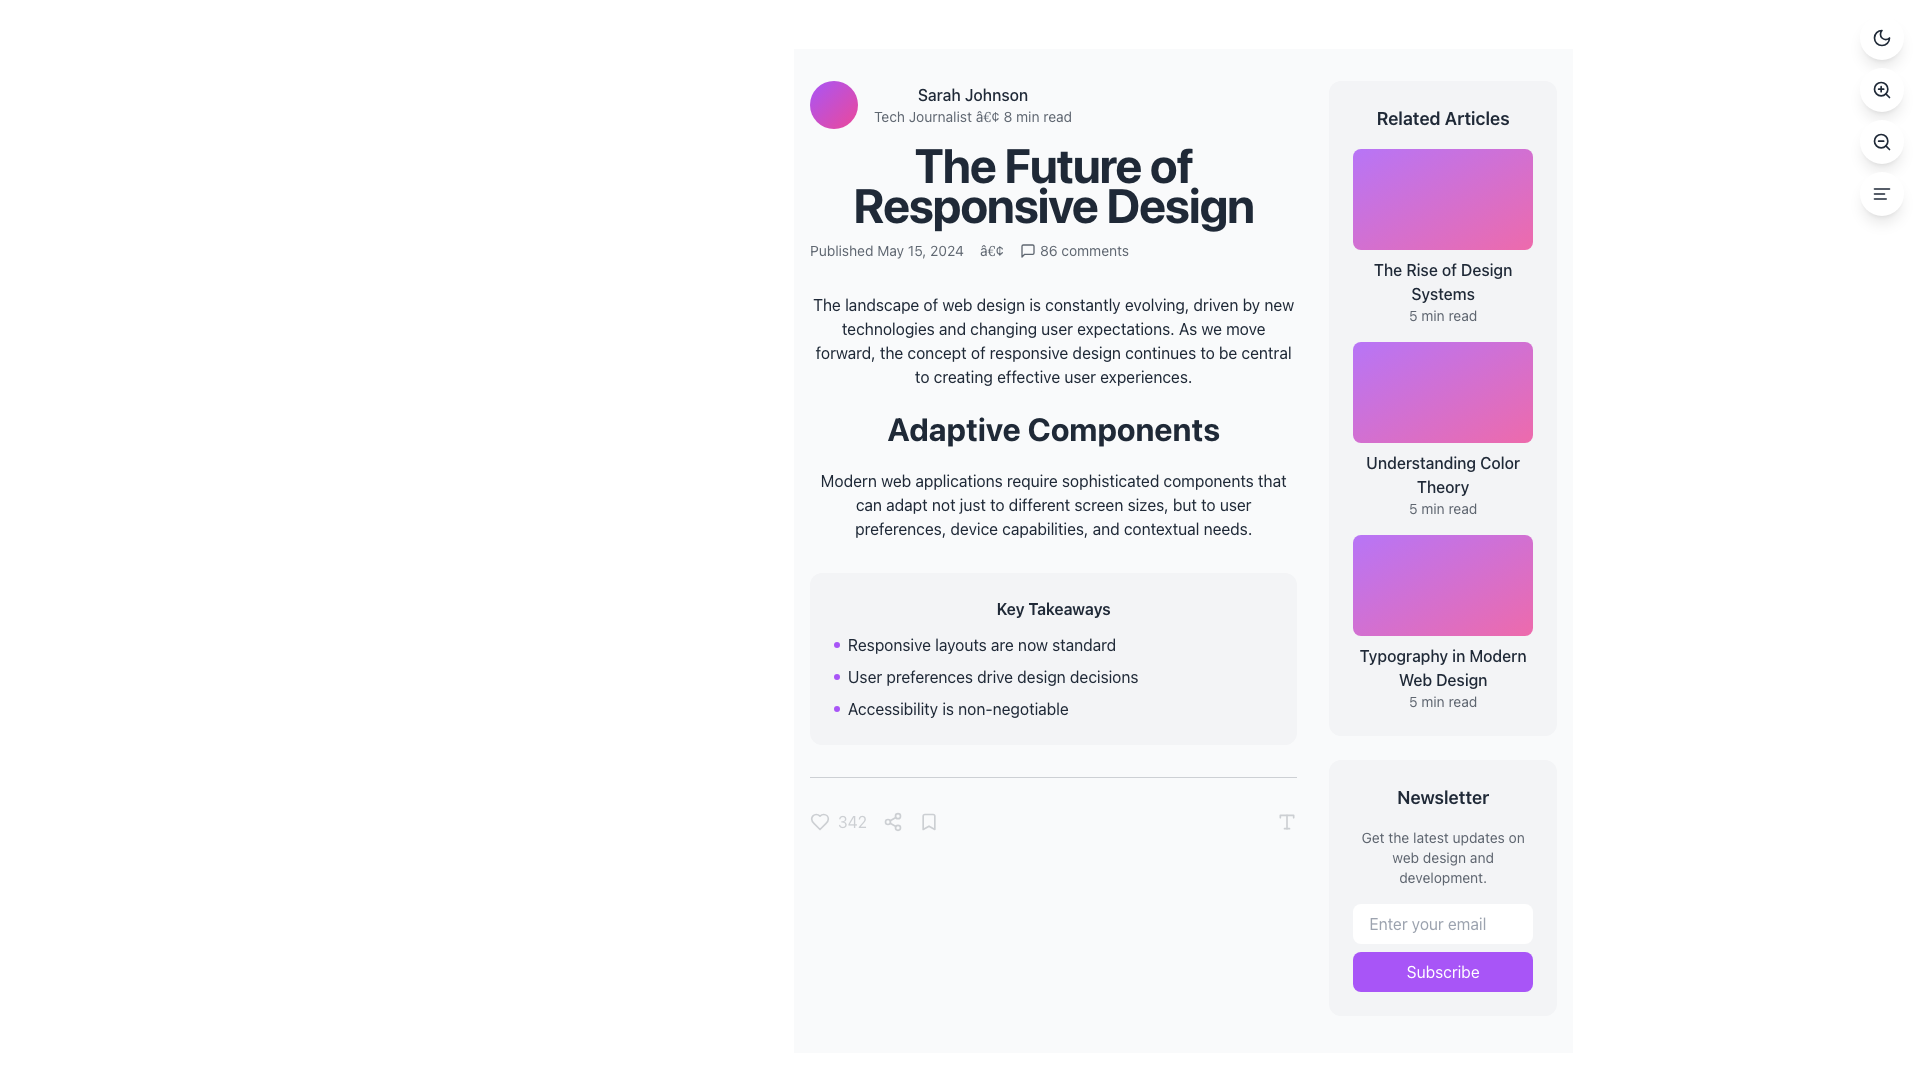  Describe the element at coordinates (992, 249) in the screenshot. I see `the textual separator (bullet/dot) that visually divides the publication date and comment count, positioned to the right of 'Published May 15, 2024' and to the left of '86 comments'` at that location.